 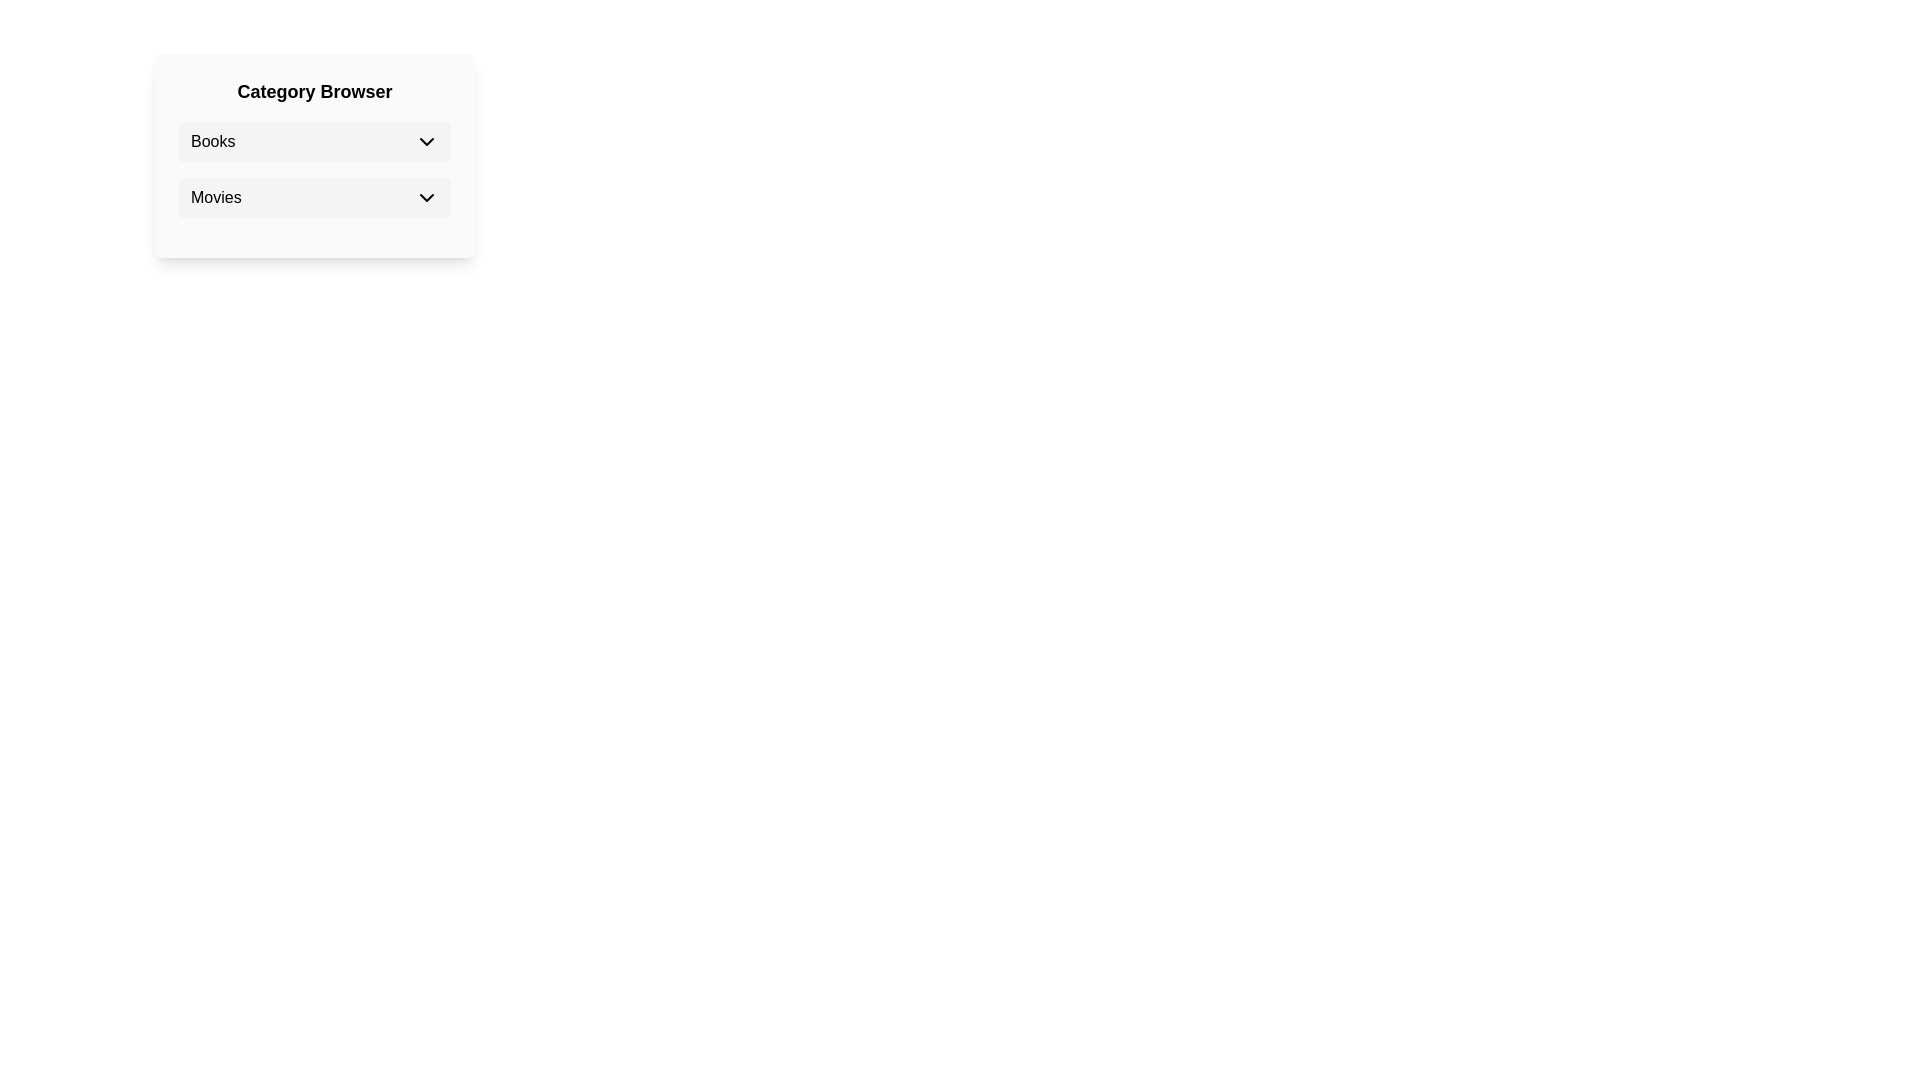 What do you see at coordinates (213, 141) in the screenshot?
I see `the 'Books' text label styled in a medium-weight font, located in a light-gray rounded rectangular area associated with a dropdown menu` at bounding box center [213, 141].